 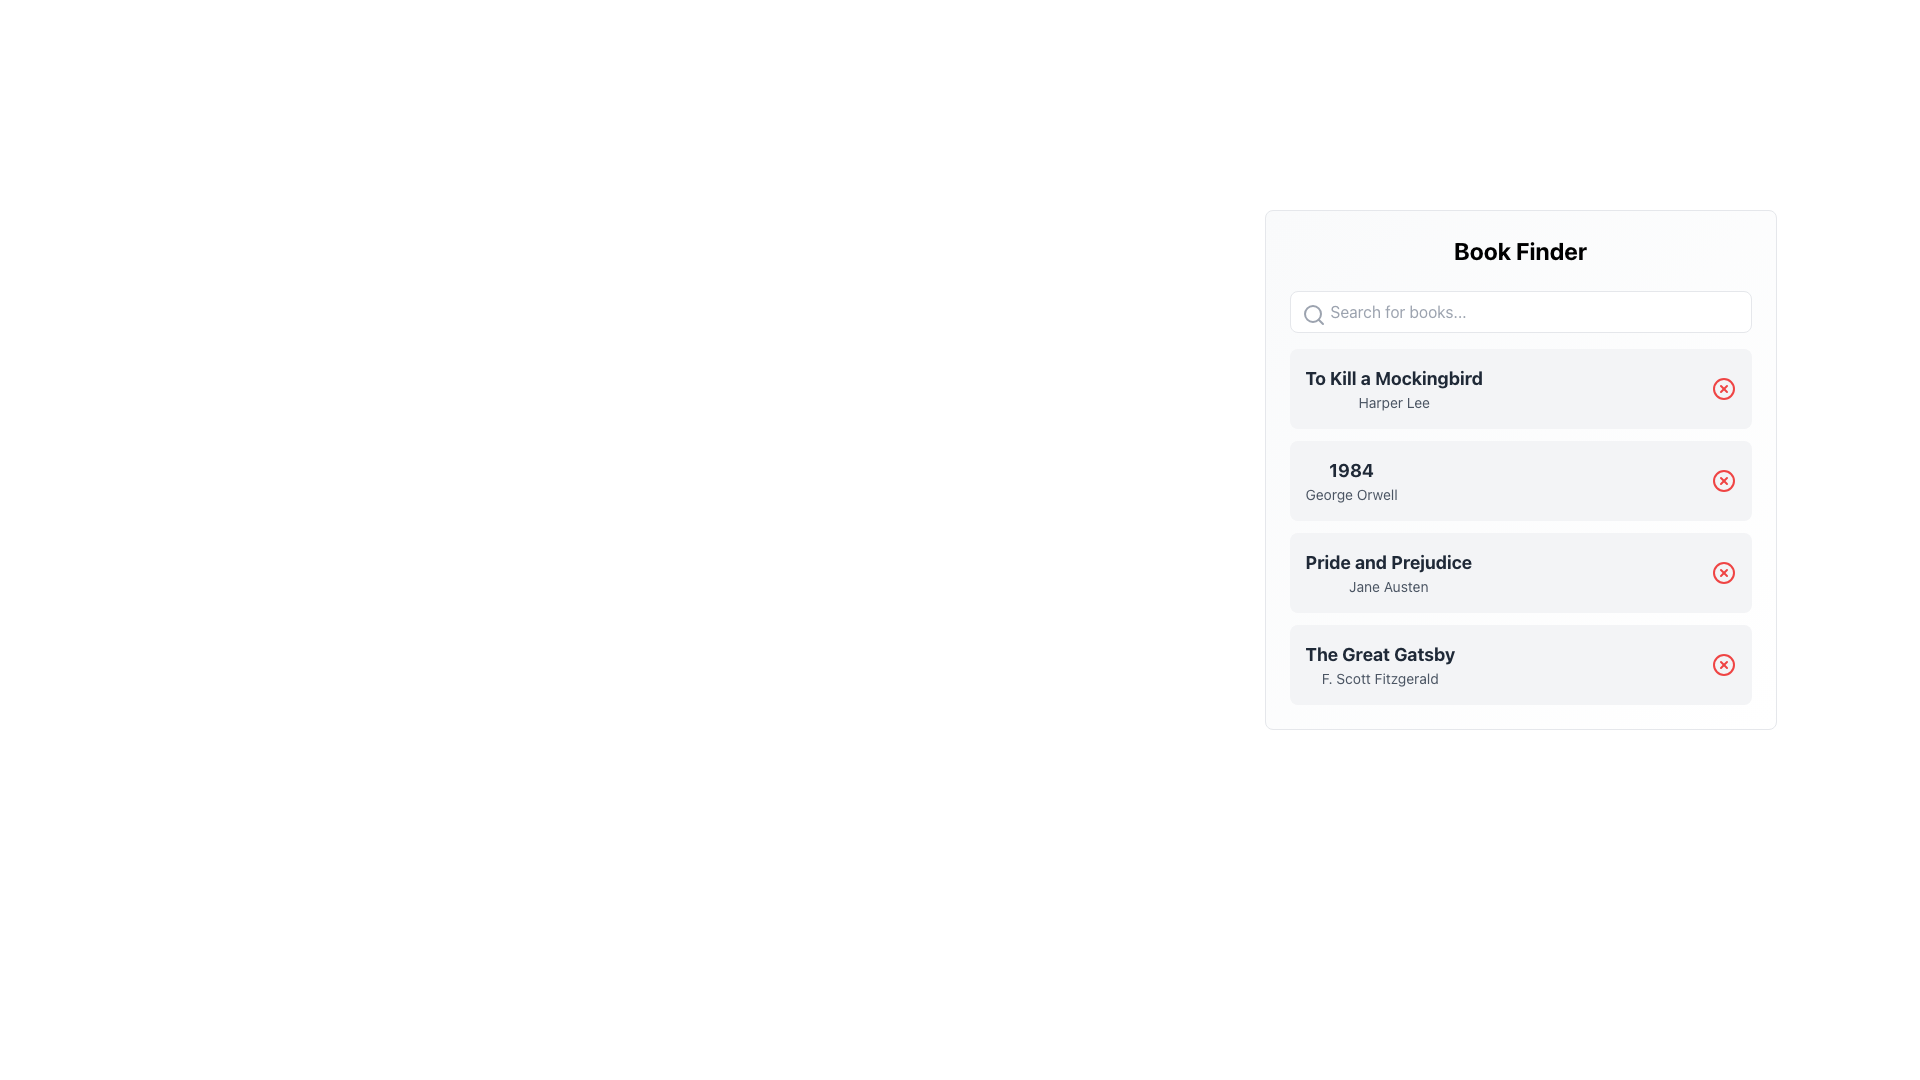 What do you see at coordinates (1387, 563) in the screenshot?
I see `the text label displaying the title 'Pride and Prejudice', which is prominently shown in bold, large dark gray font near the center of the 'Book Finder' list` at bounding box center [1387, 563].